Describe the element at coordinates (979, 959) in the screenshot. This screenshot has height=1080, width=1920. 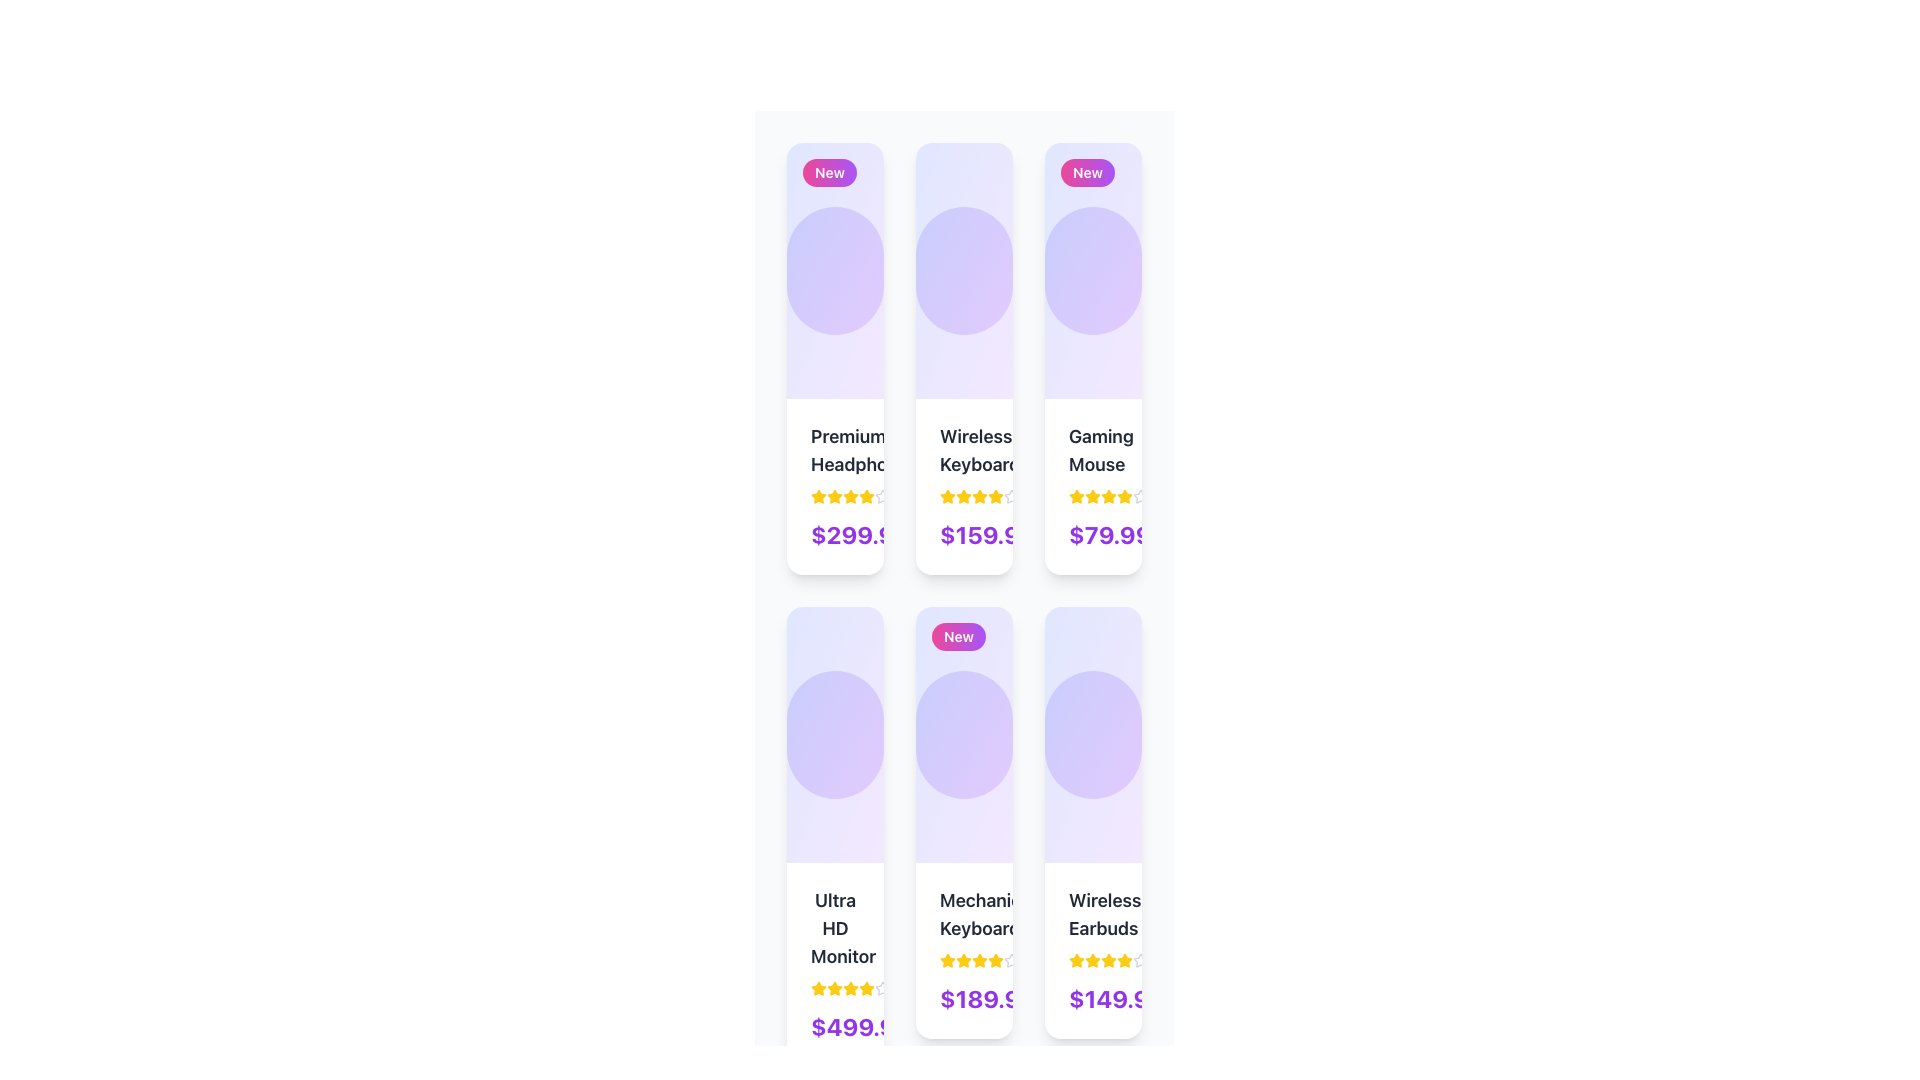
I see `the fourth star rating icon under the 'Mechanical Keyboard' product card, which visually indicates a rating level in the user-feedback system` at that location.